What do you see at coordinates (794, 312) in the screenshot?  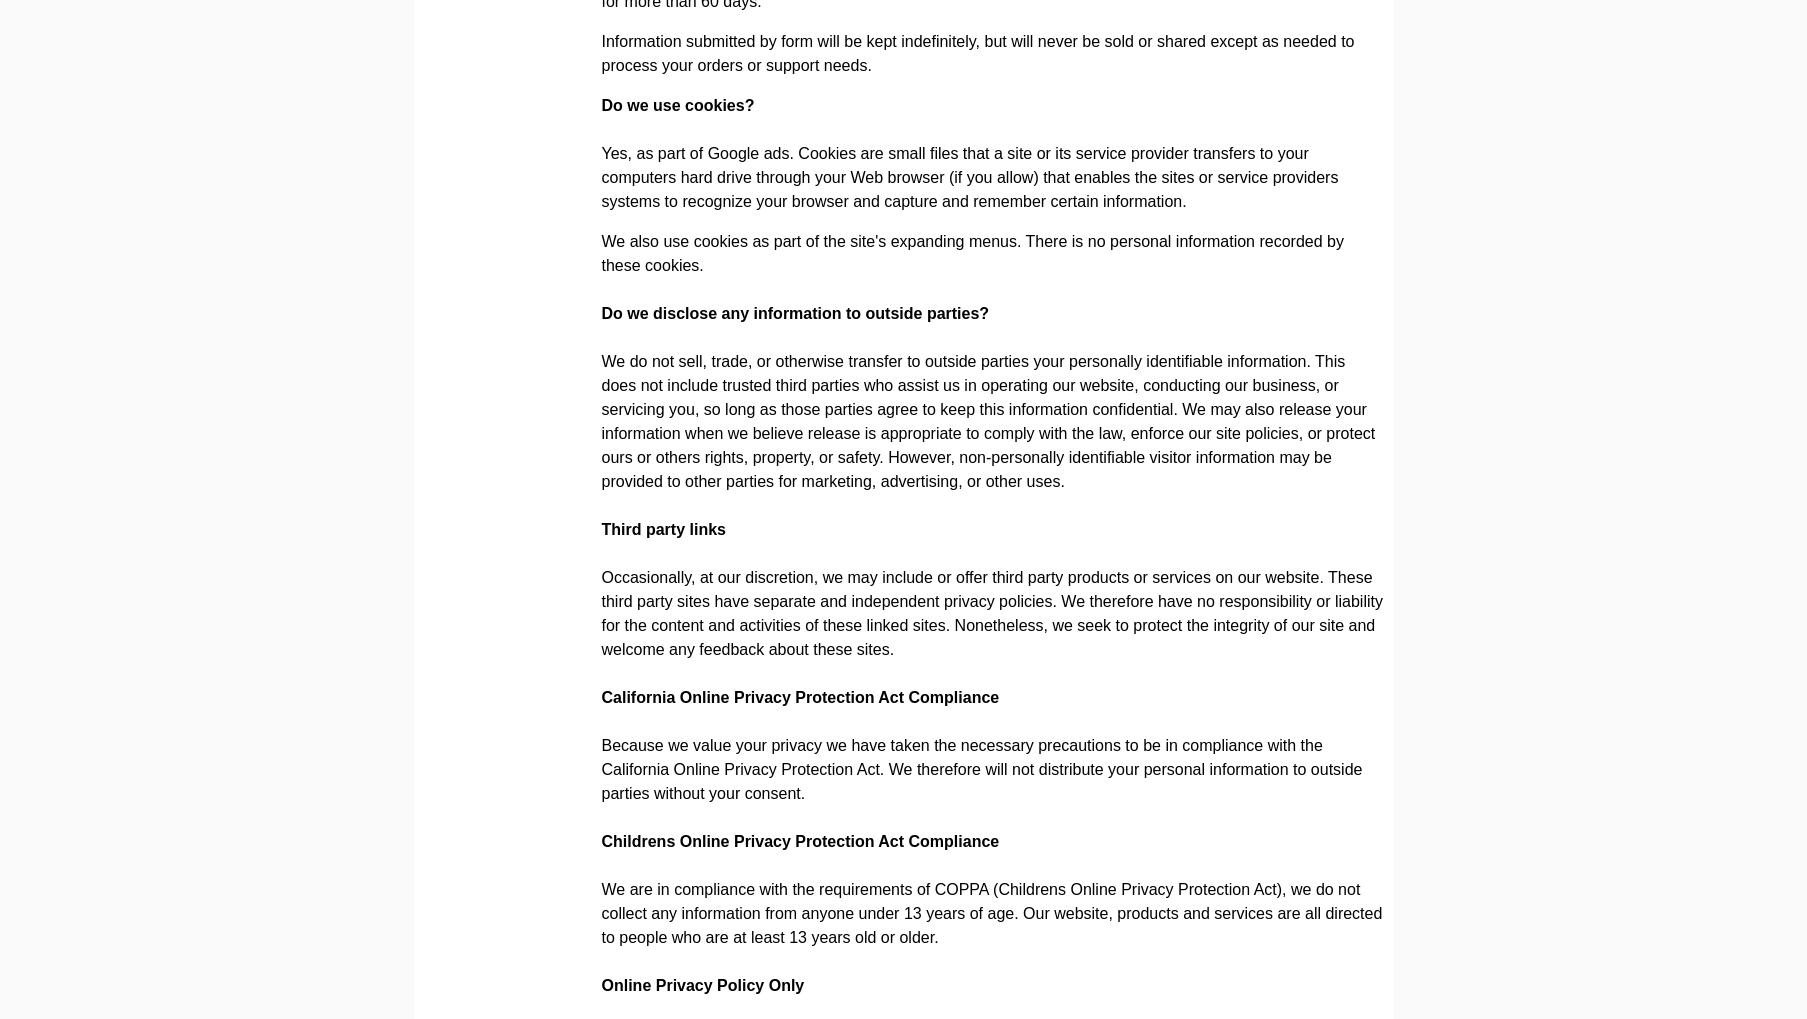 I see `'Do we disclose any information to outside parties?'` at bounding box center [794, 312].